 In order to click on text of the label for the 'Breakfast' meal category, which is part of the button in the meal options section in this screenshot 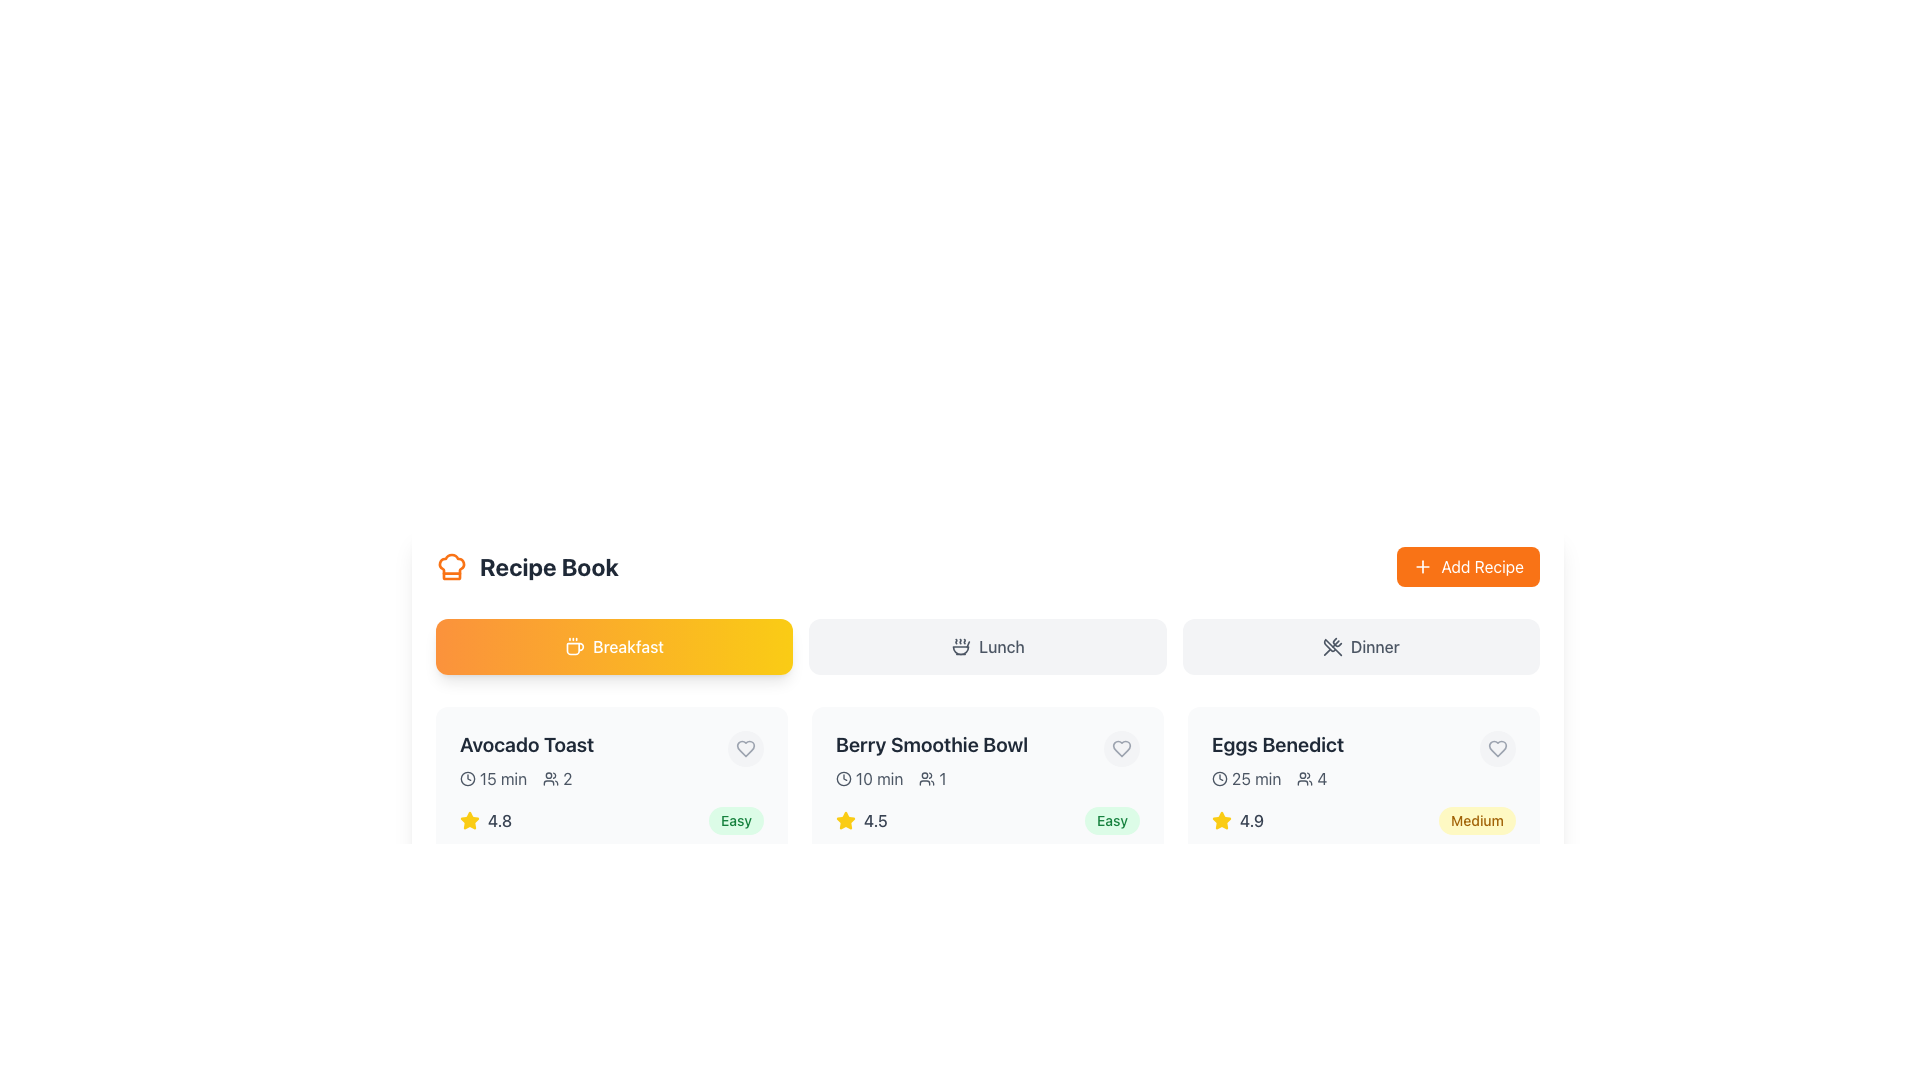, I will do `click(627, 647)`.